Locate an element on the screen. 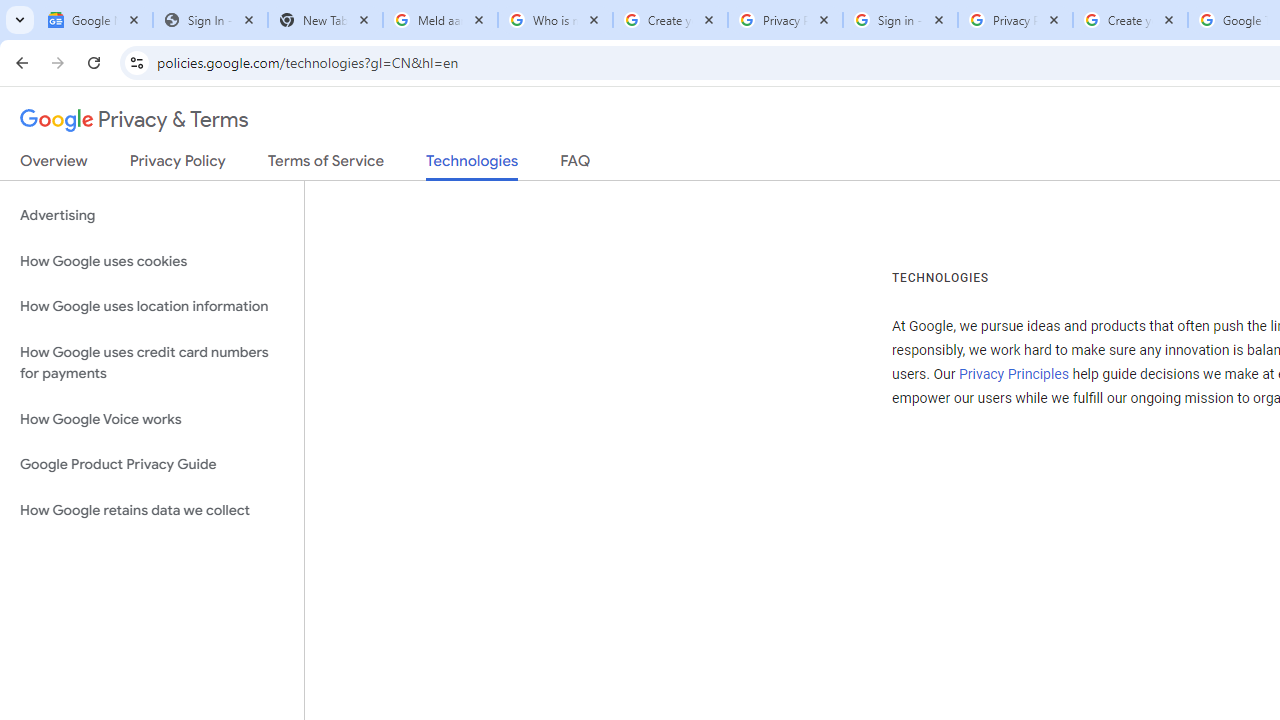 This screenshot has width=1280, height=720. 'Sign in - Google Accounts' is located at coordinates (899, 20).